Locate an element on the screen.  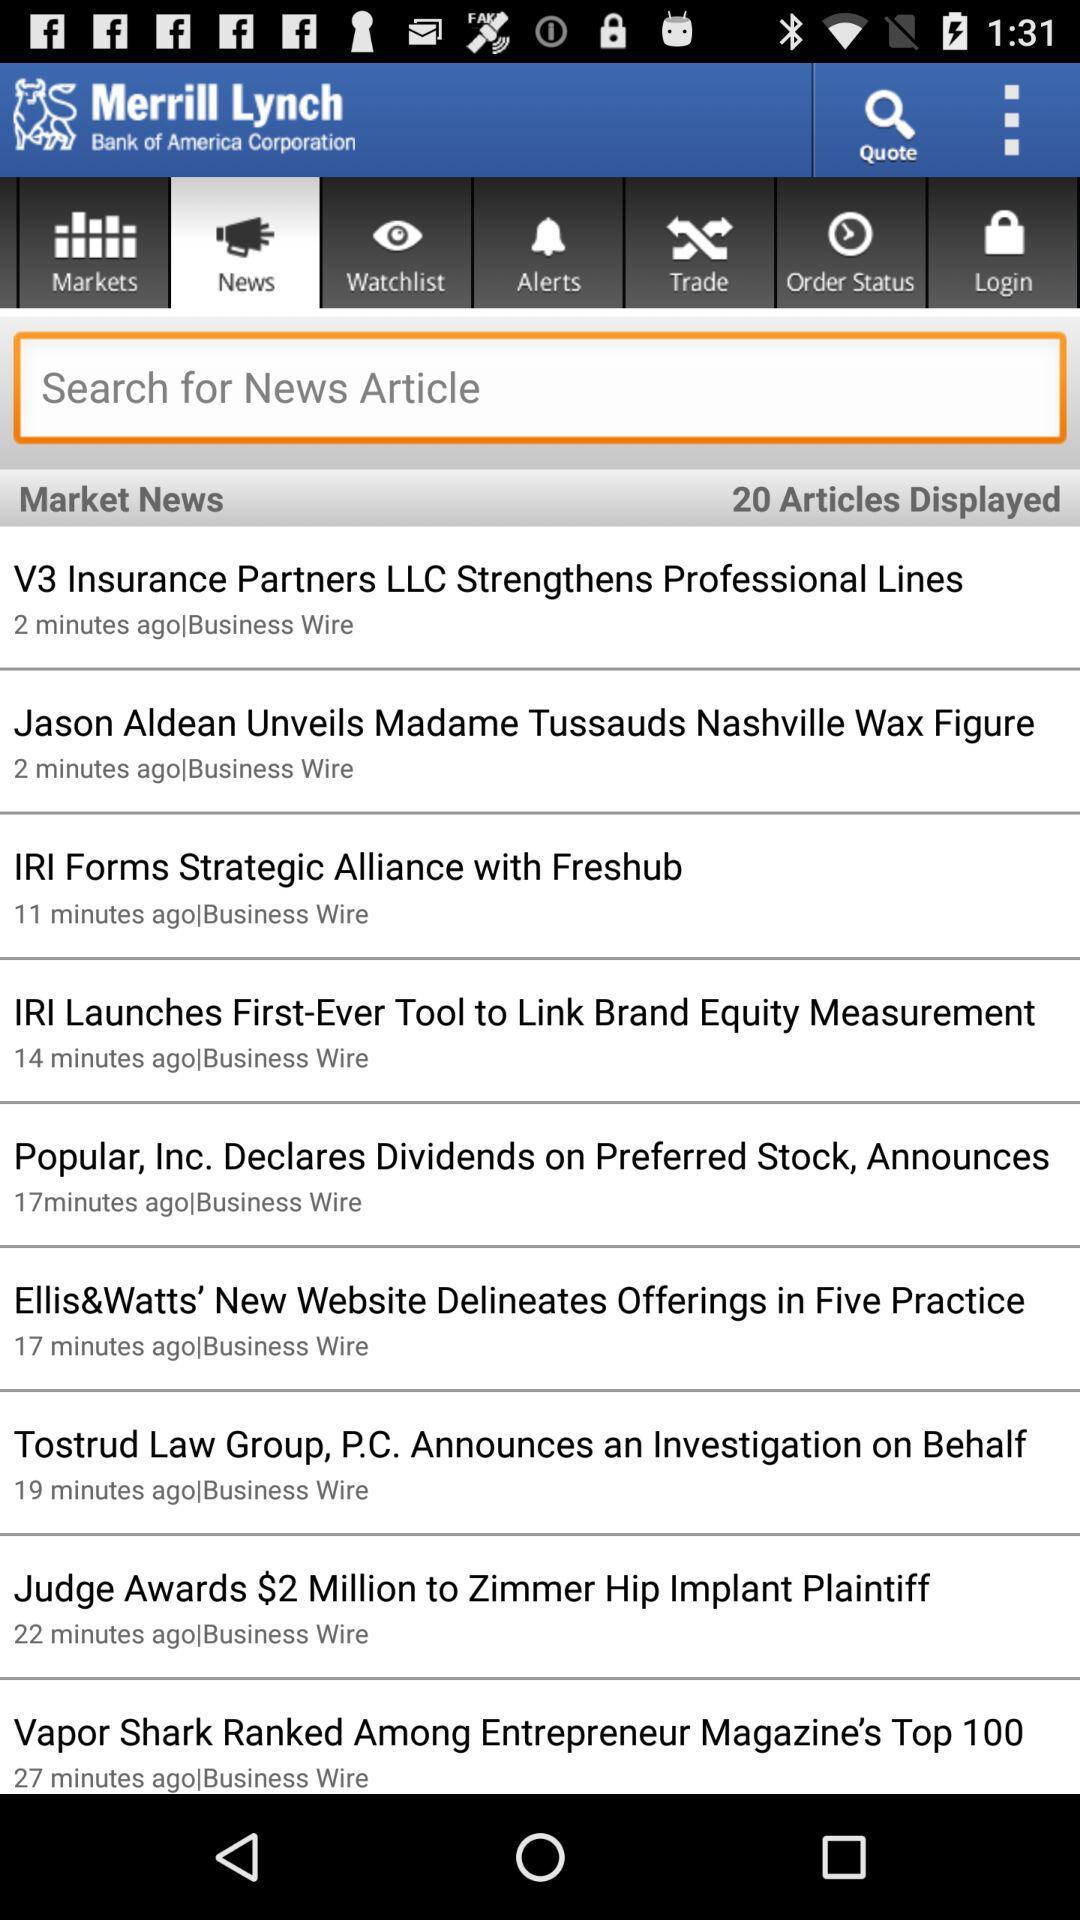
the time icon is located at coordinates (851, 258).